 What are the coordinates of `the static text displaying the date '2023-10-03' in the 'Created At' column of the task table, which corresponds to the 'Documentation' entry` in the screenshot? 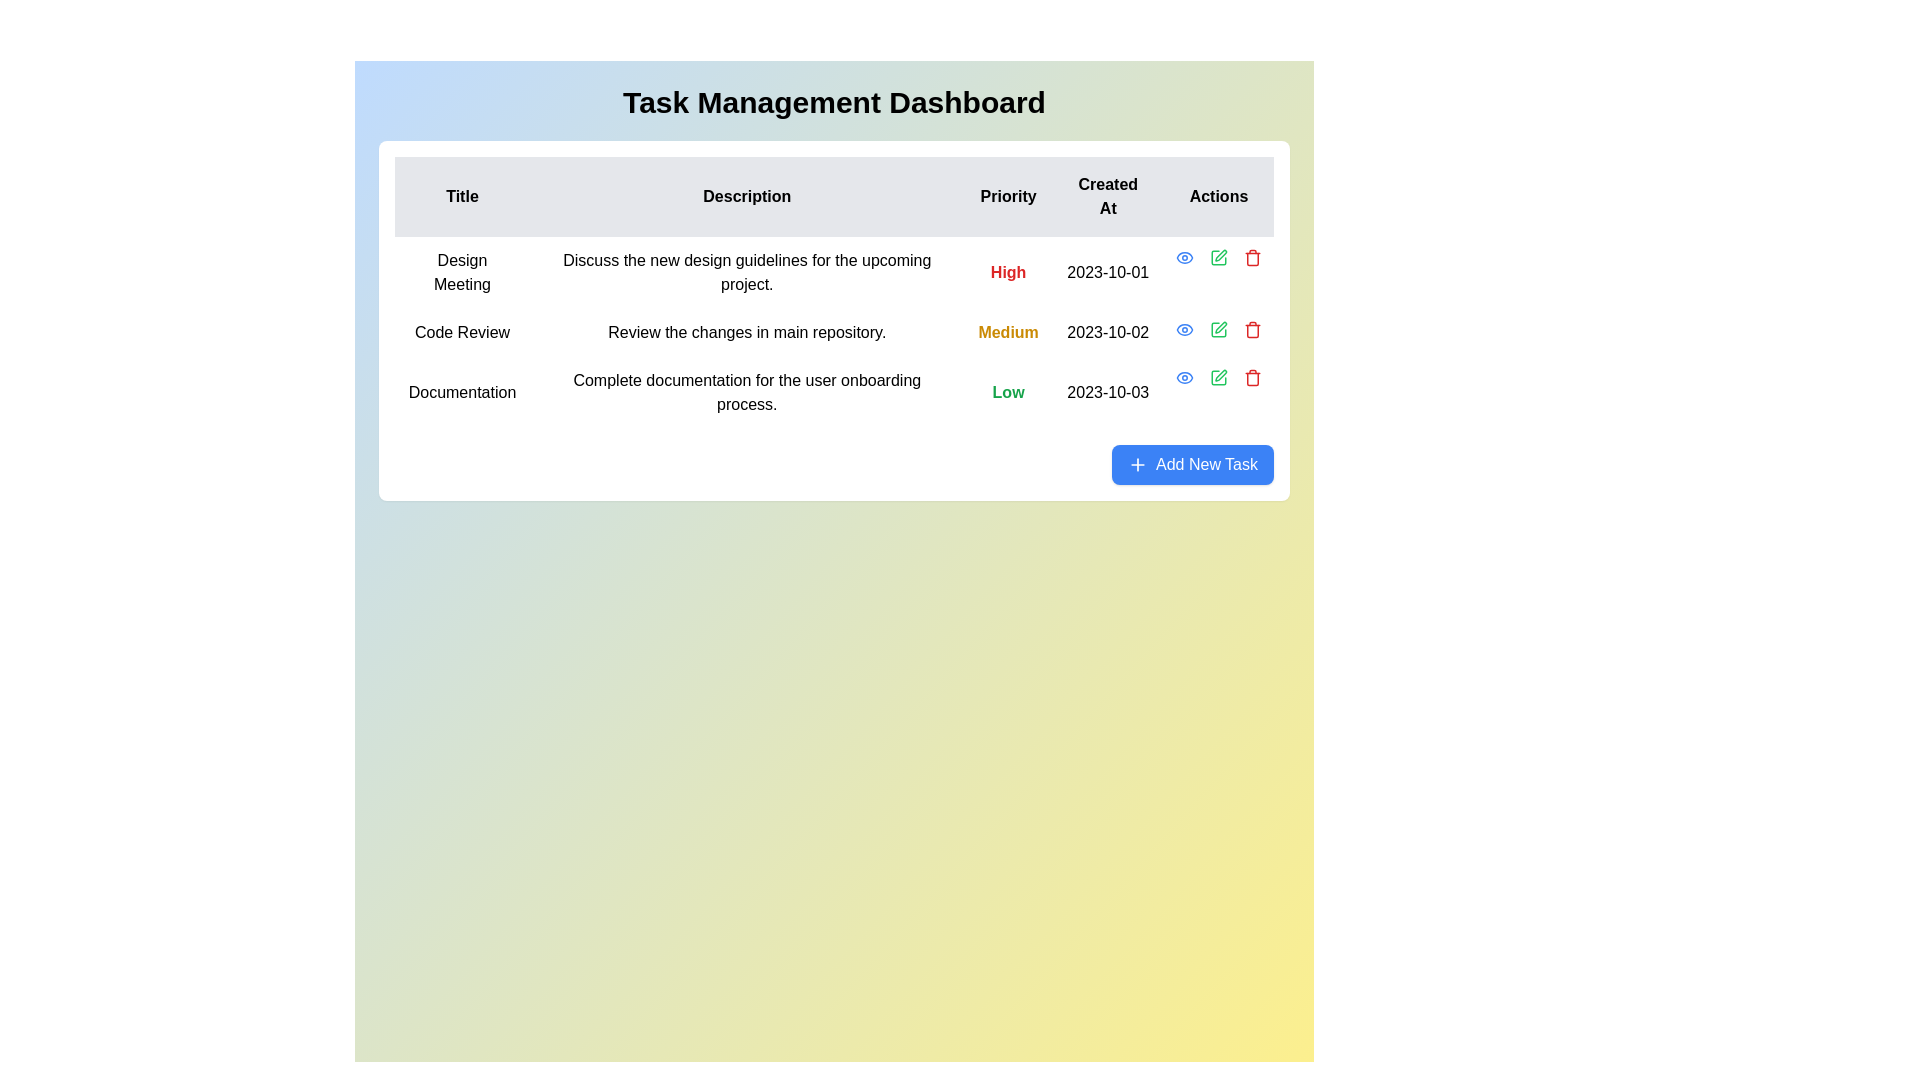 It's located at (1107, 393).